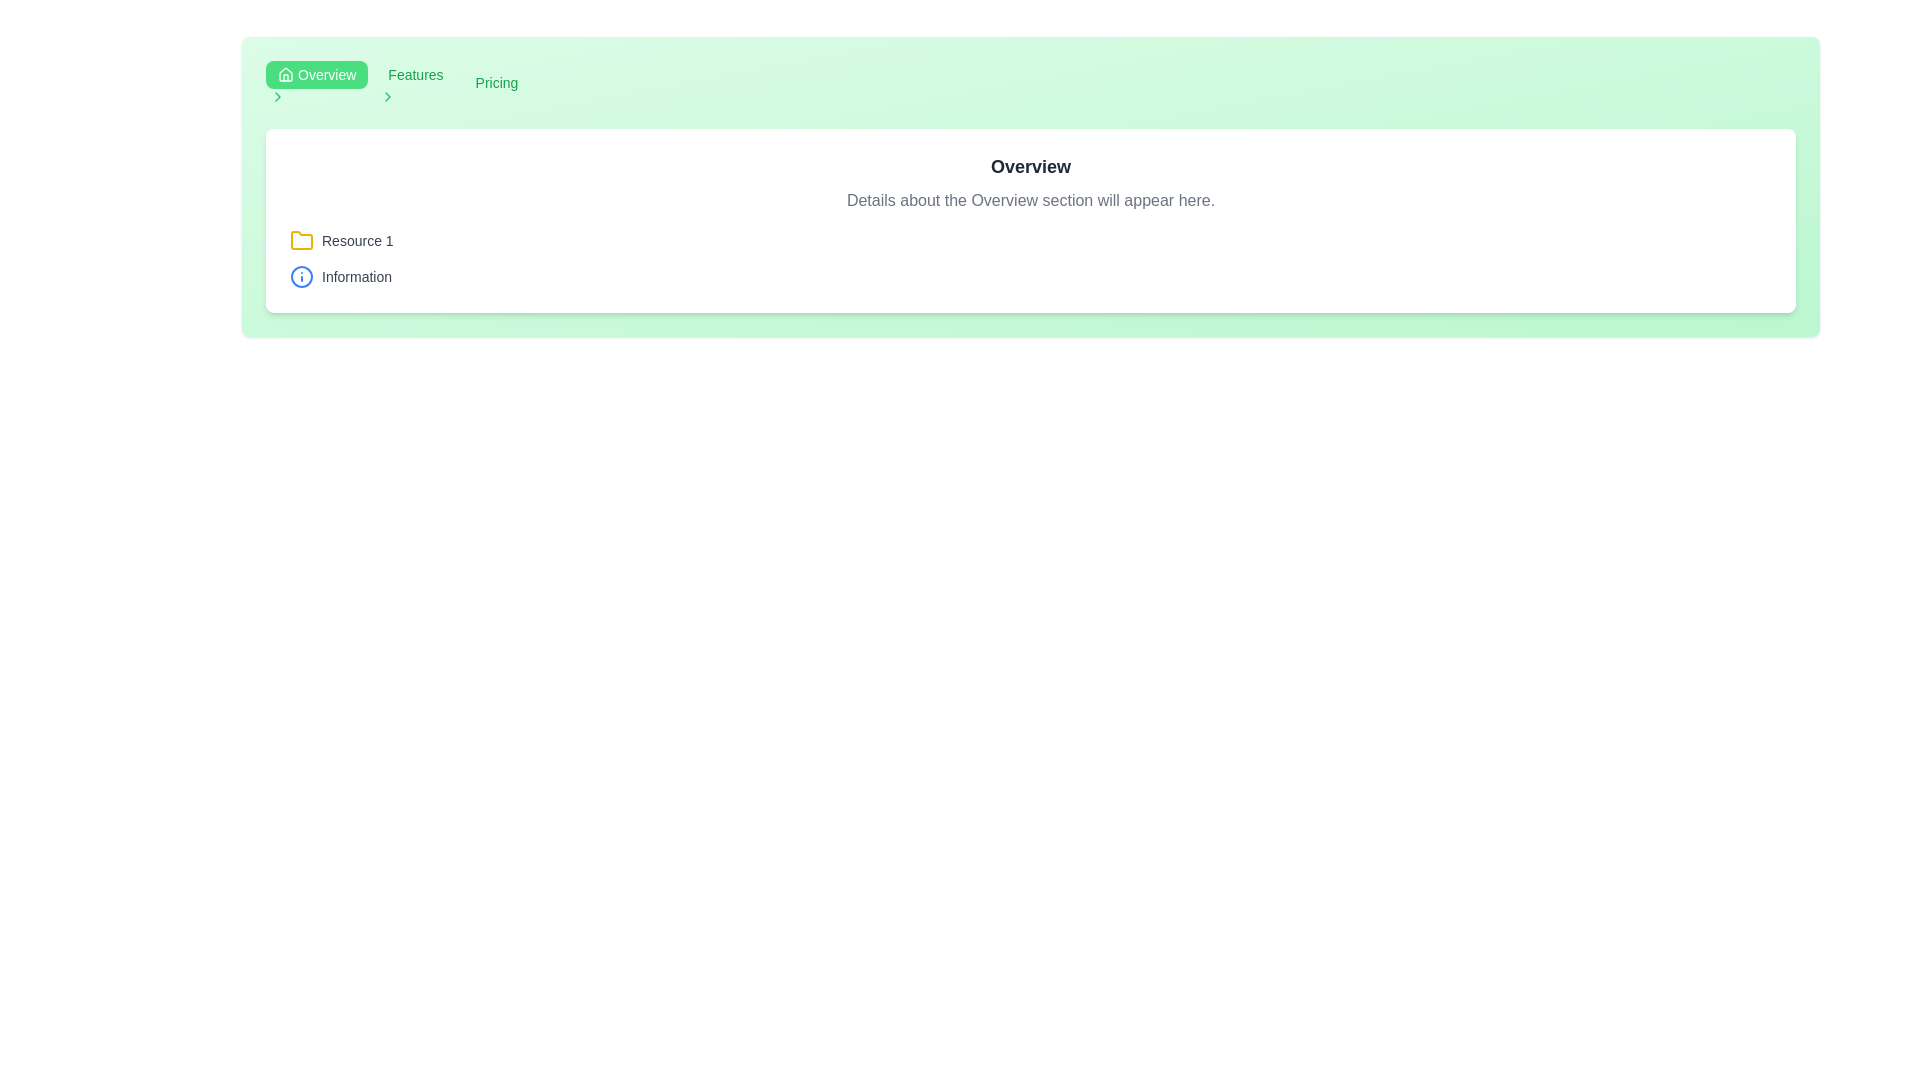  I want to click on text content of the label displaying 'Information', which is styled with small gray text and positioned beside an information icon, so click(356, 277).